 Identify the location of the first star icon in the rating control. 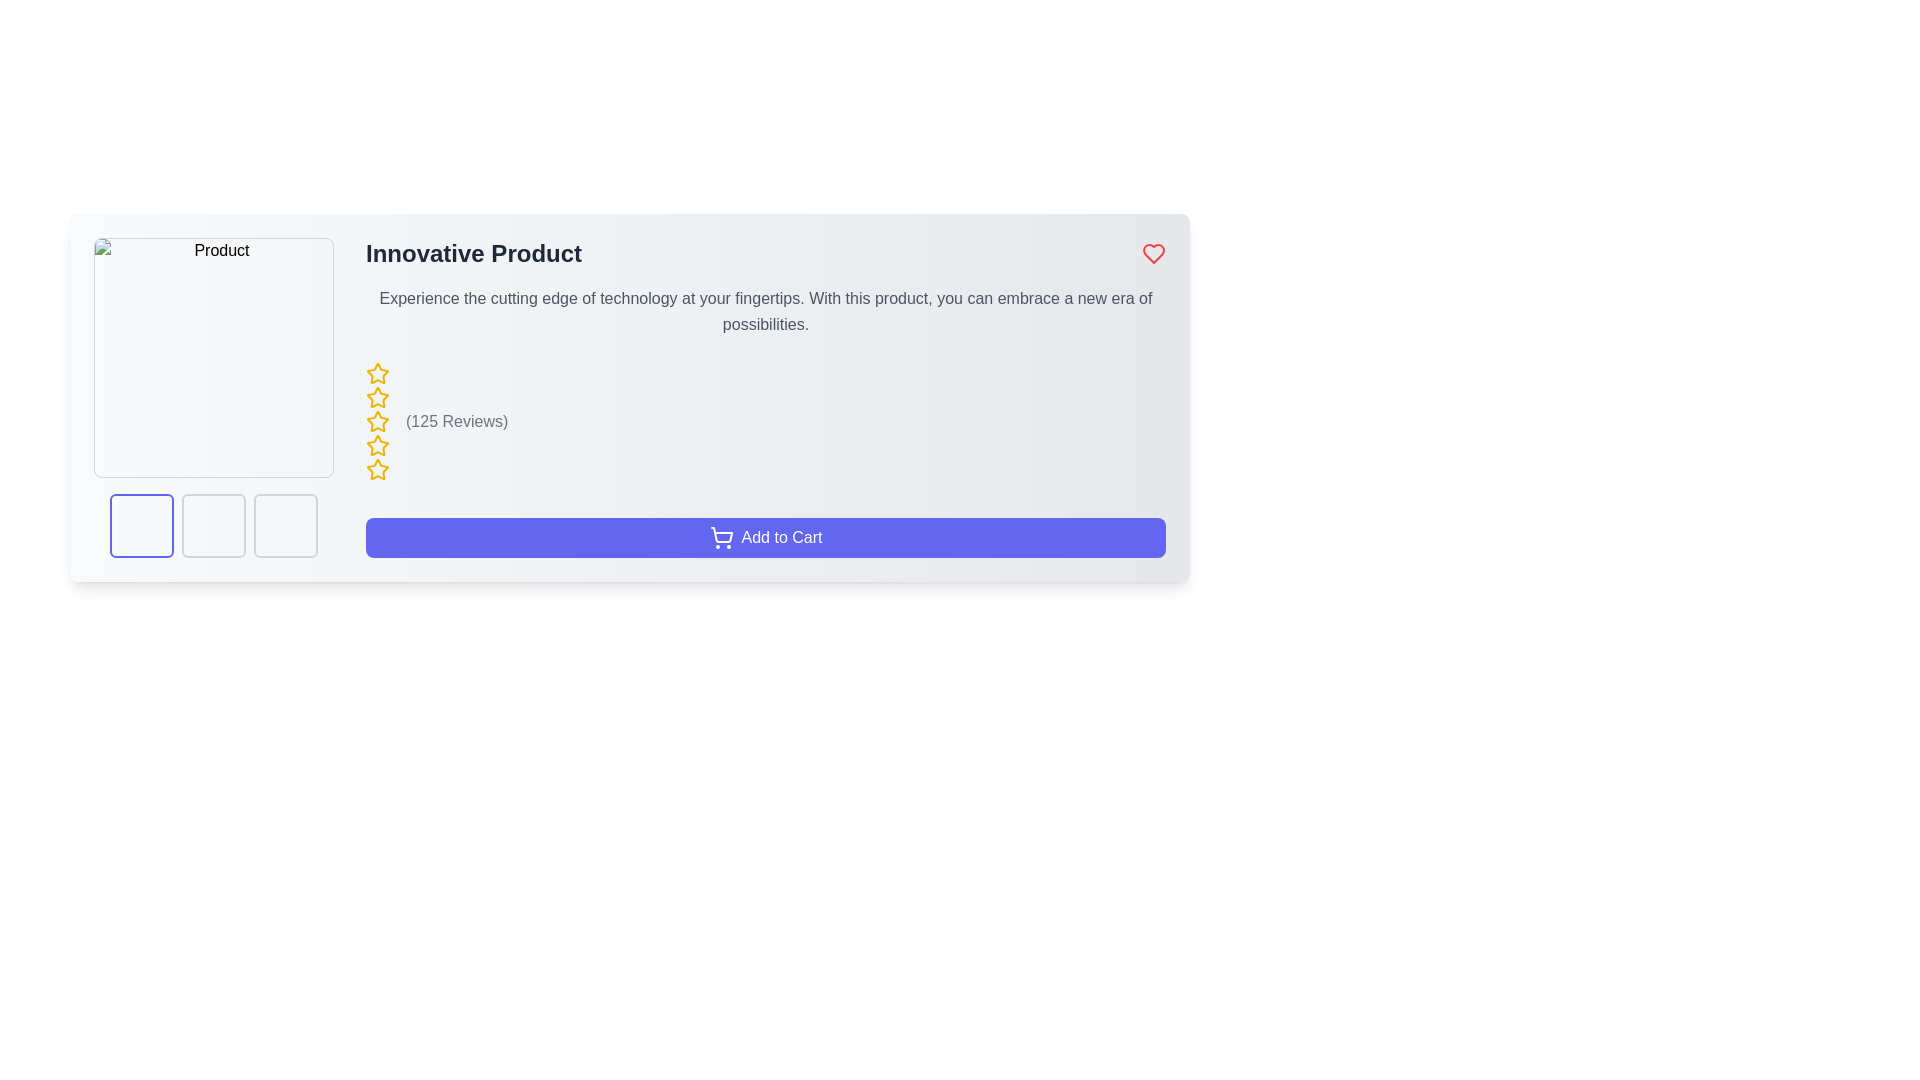
(378, 374).